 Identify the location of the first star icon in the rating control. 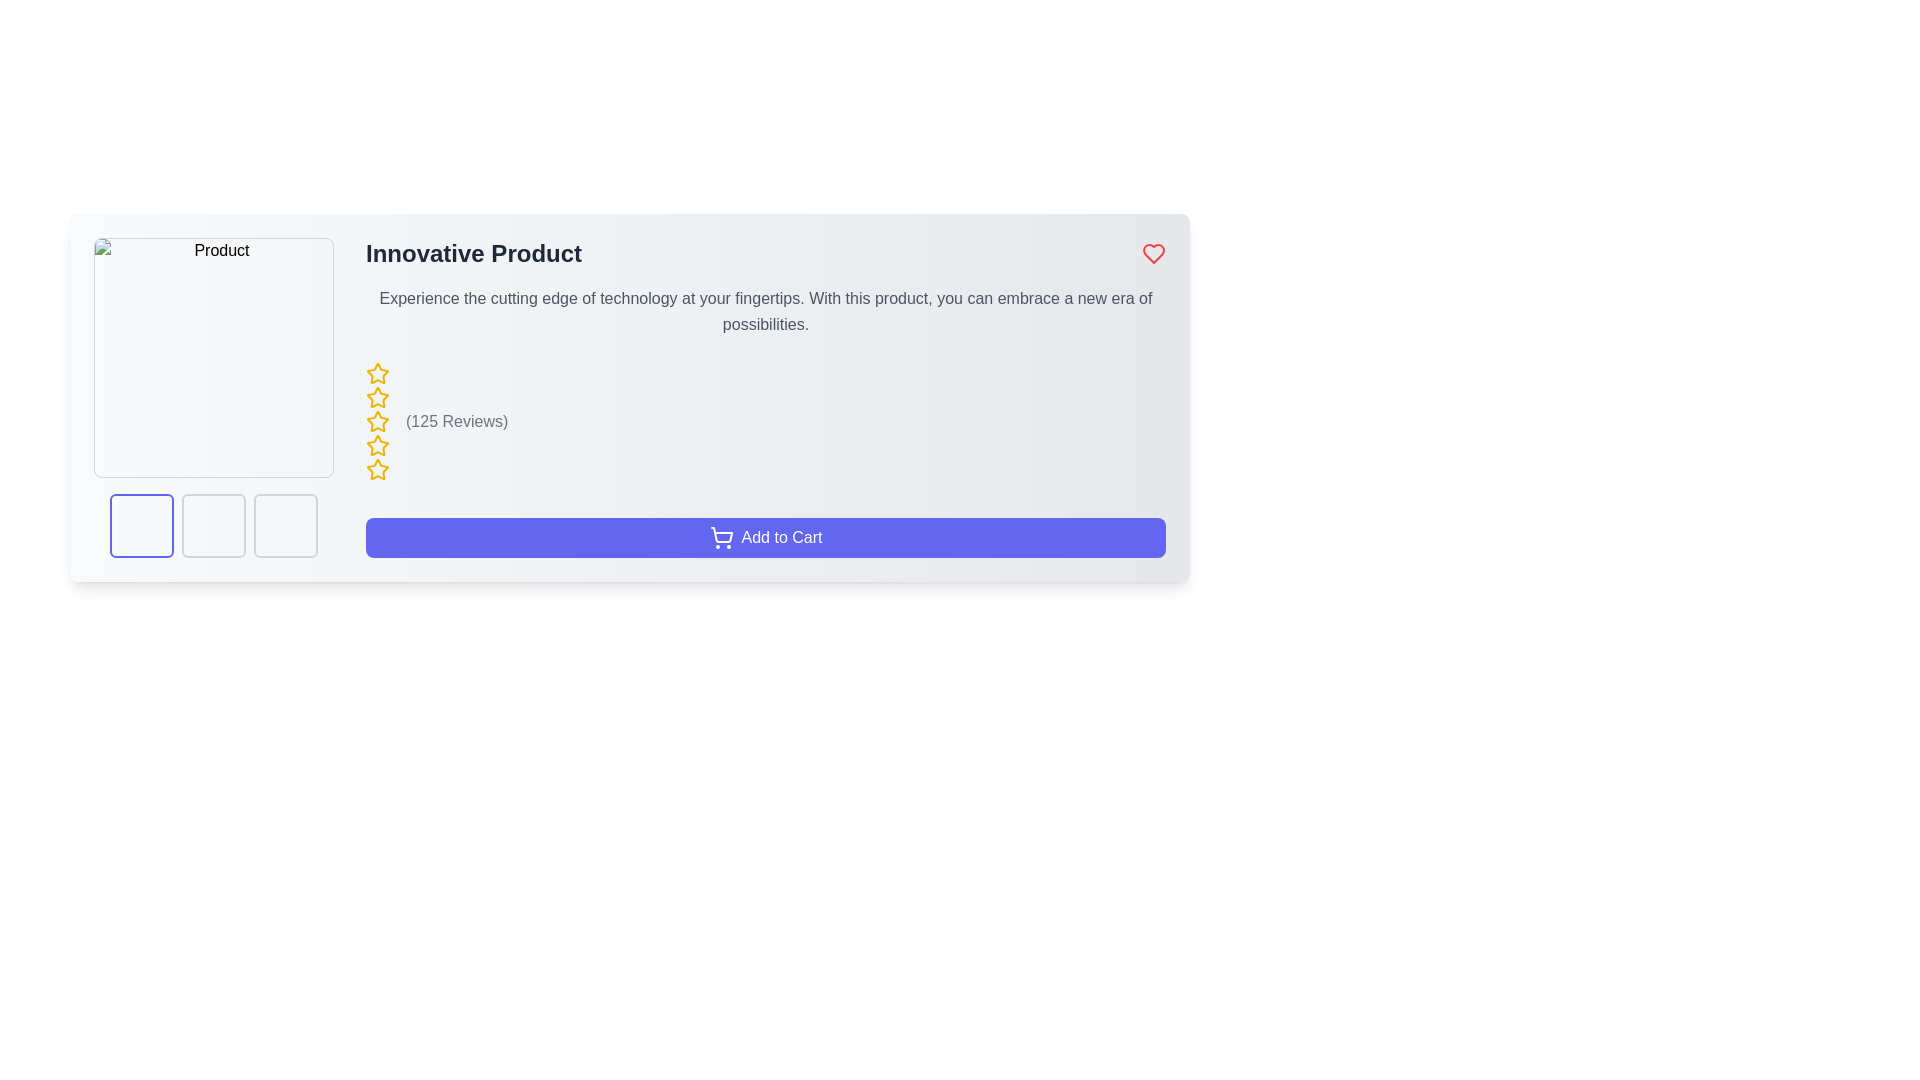
(378, 374).